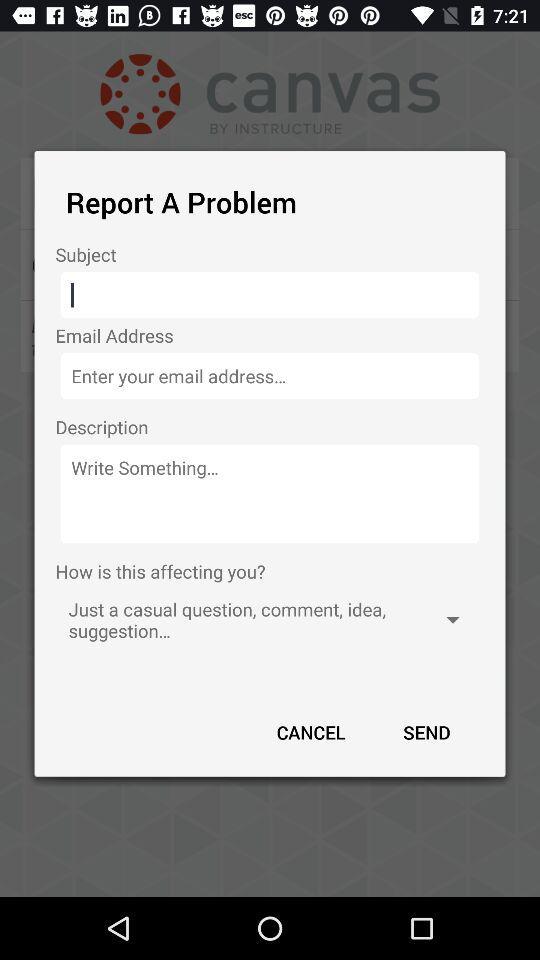 This screenshot has height=960, width=540. Describe the element at coordinates (425, 731) in the screenshot. I see `the app below just a casual app` at that location.